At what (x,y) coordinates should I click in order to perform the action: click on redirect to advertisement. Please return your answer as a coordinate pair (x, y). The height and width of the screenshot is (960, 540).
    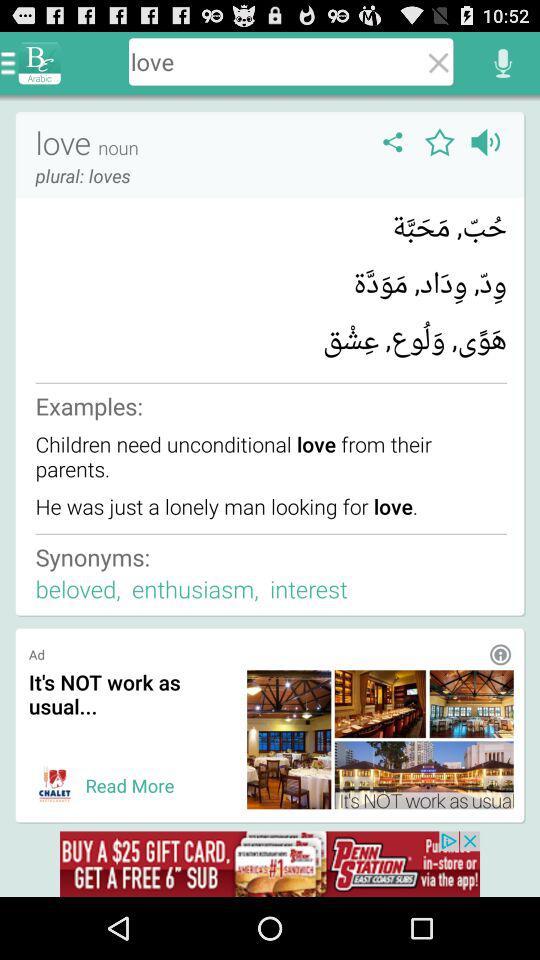
    Looking at the image, I should click on (55, 785).